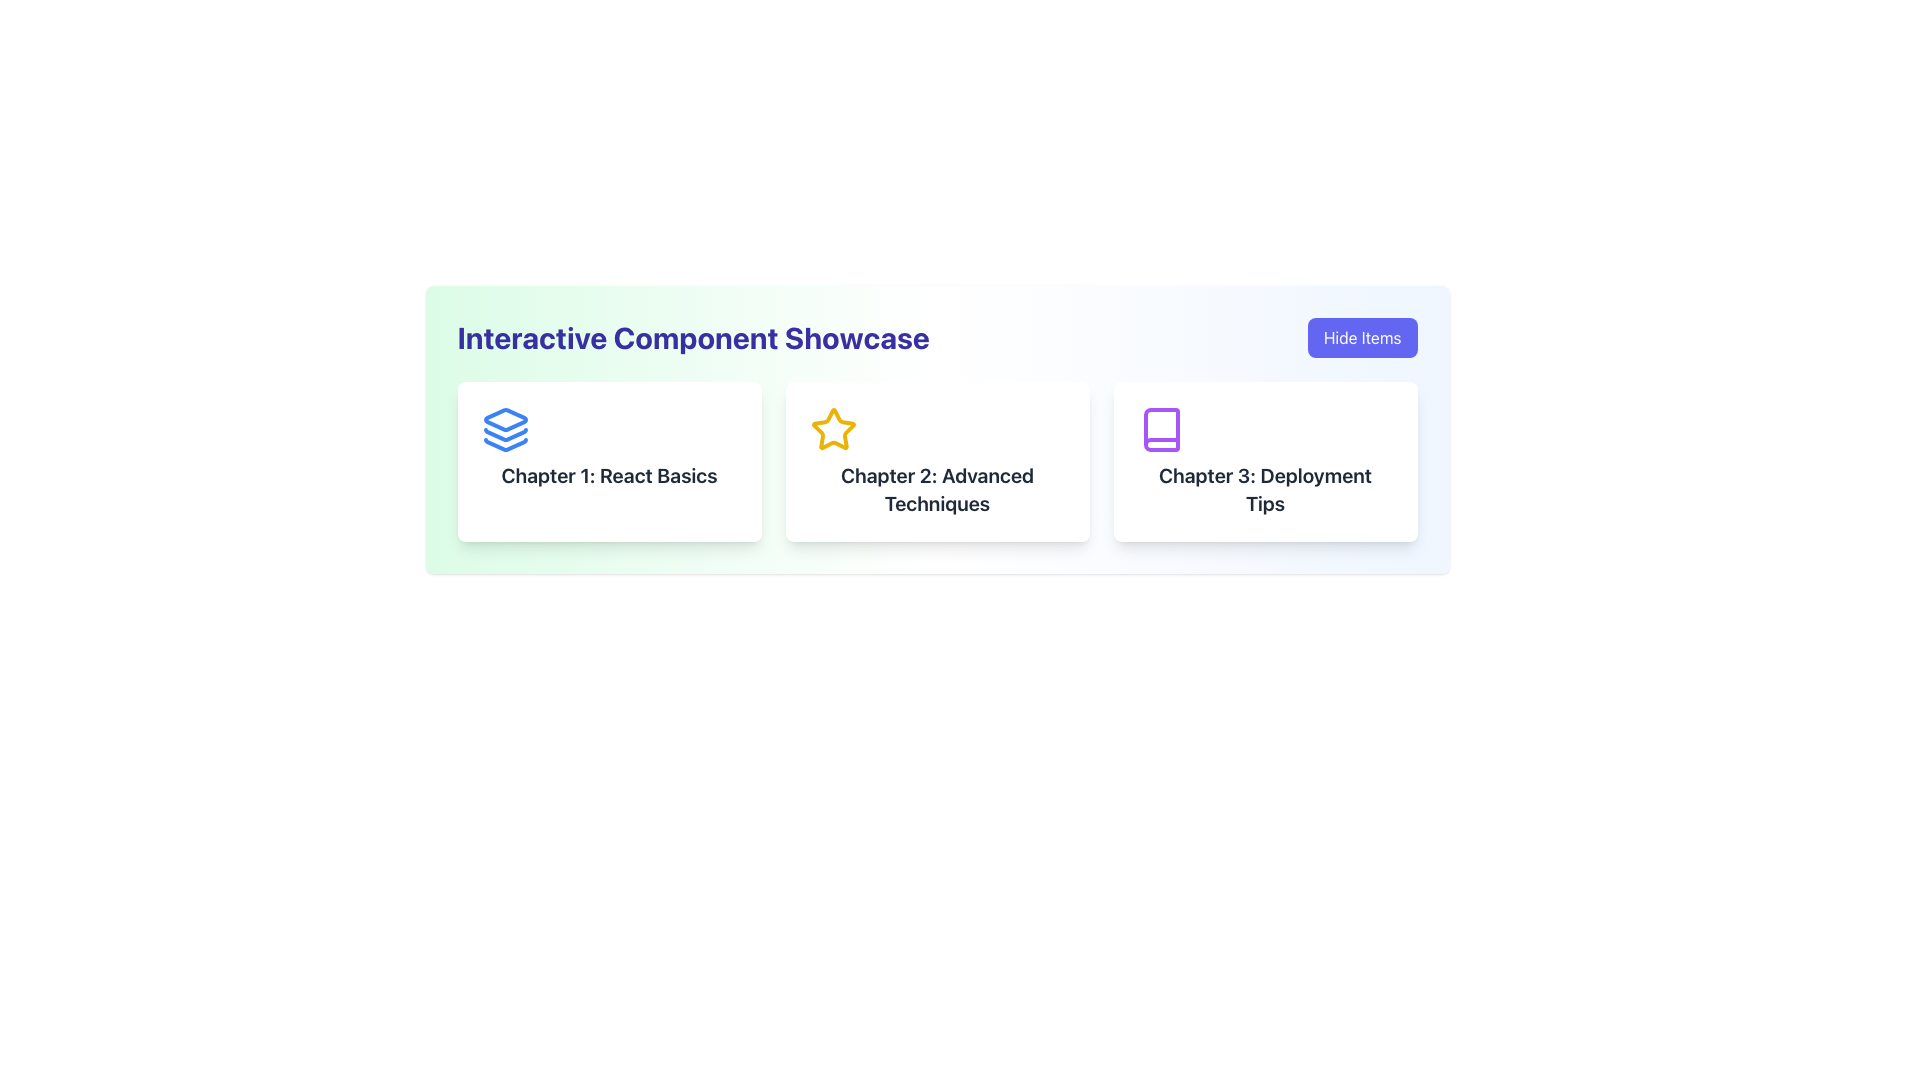 The image size is (1920, 1080). What do you see at coordinates (608, 475) in the screenshot?
I see `the text element displaying 'Chapter 1: React Basics', styled with a larger font size and bold weight, located in the first card towards the lower center` at bounding box center [608, 475].